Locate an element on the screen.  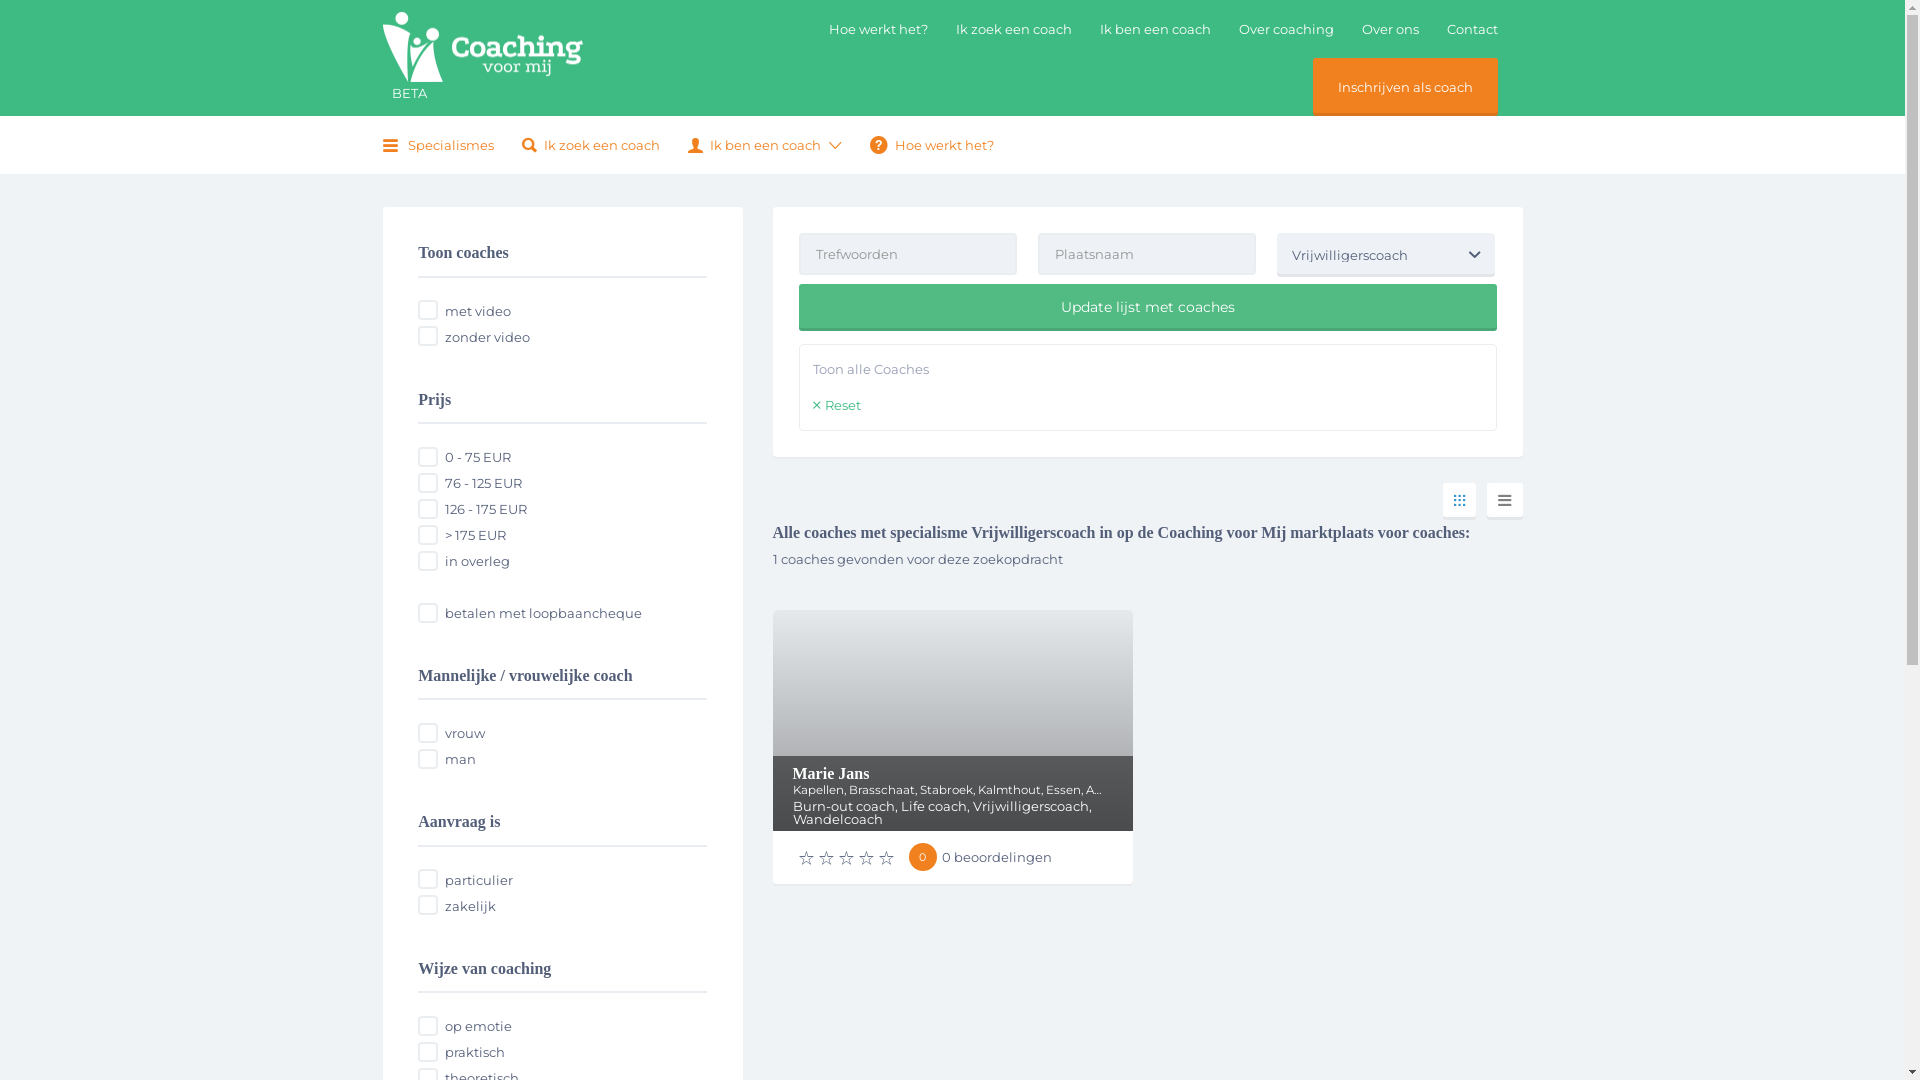
'Over coaching' is located at coordinates (1285, 29).